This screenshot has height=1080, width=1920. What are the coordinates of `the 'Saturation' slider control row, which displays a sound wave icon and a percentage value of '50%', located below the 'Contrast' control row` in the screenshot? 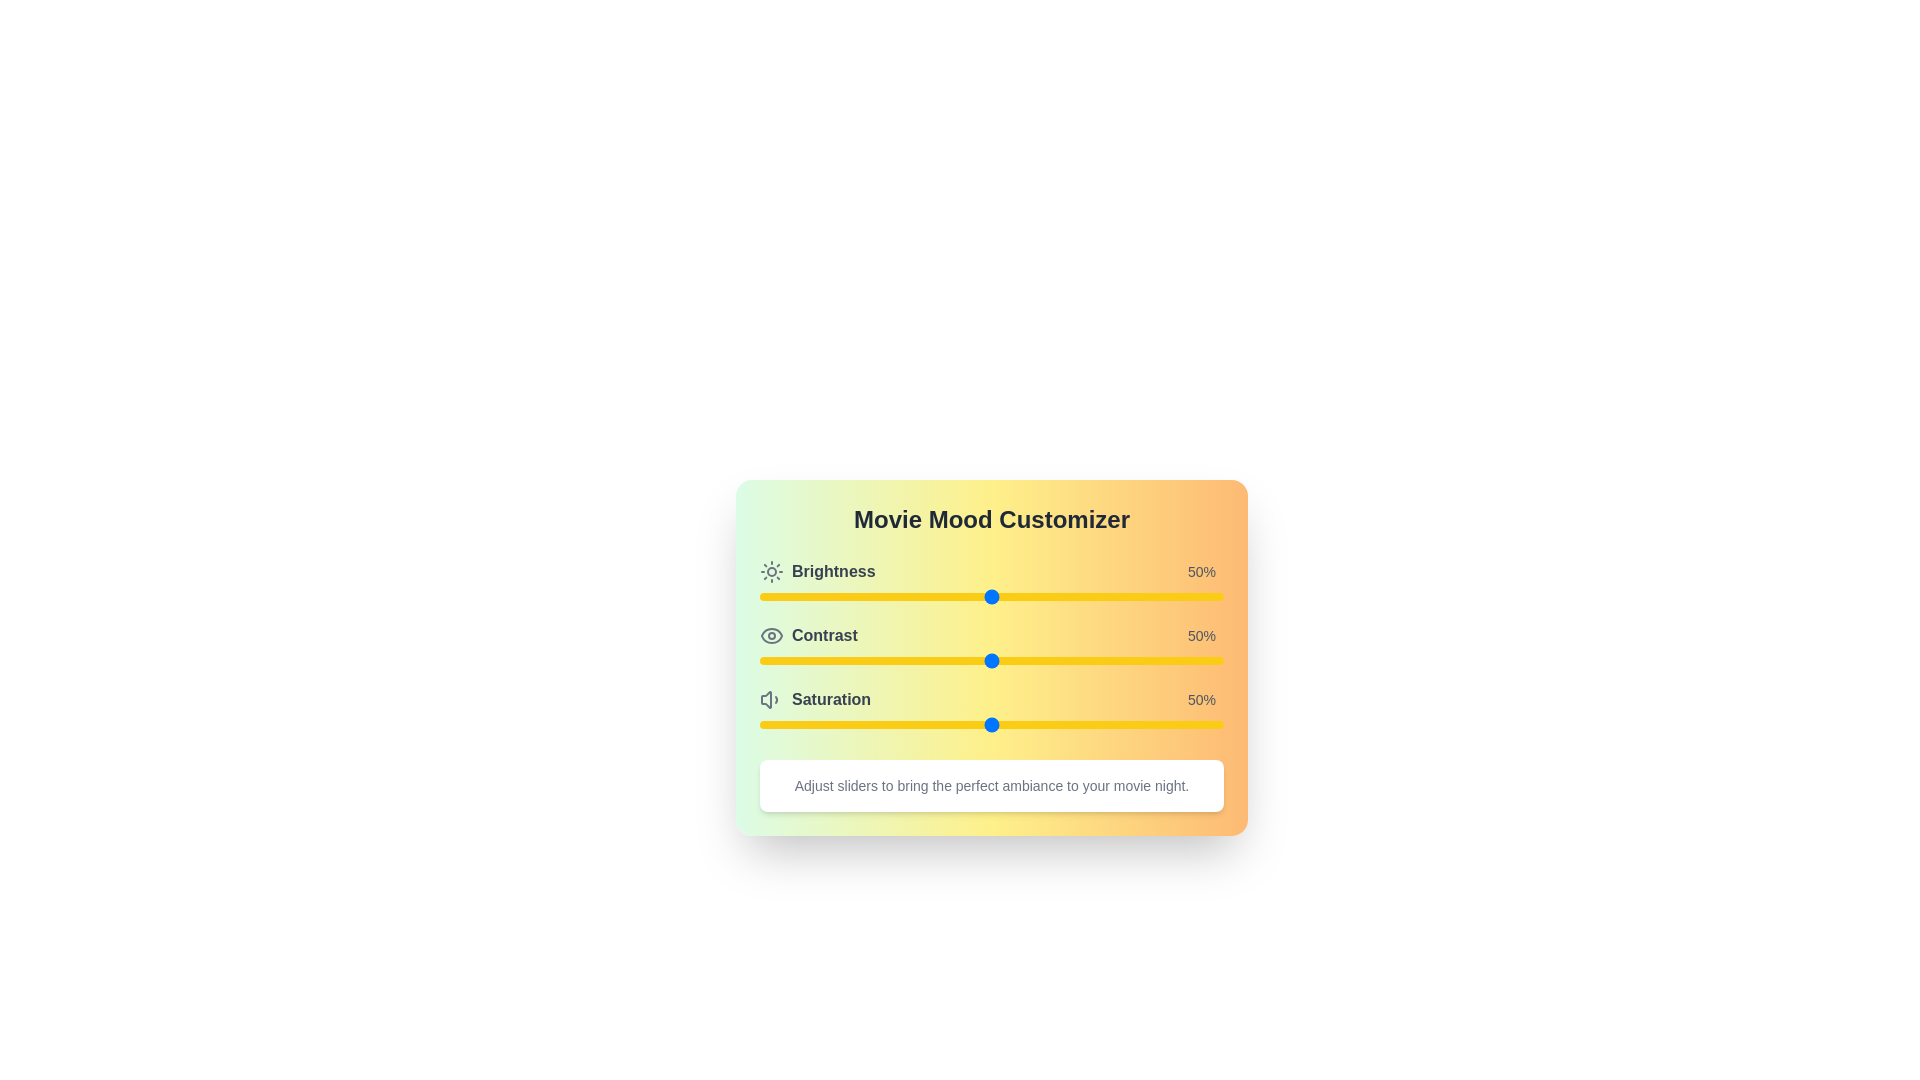 It's located at (992, 711).